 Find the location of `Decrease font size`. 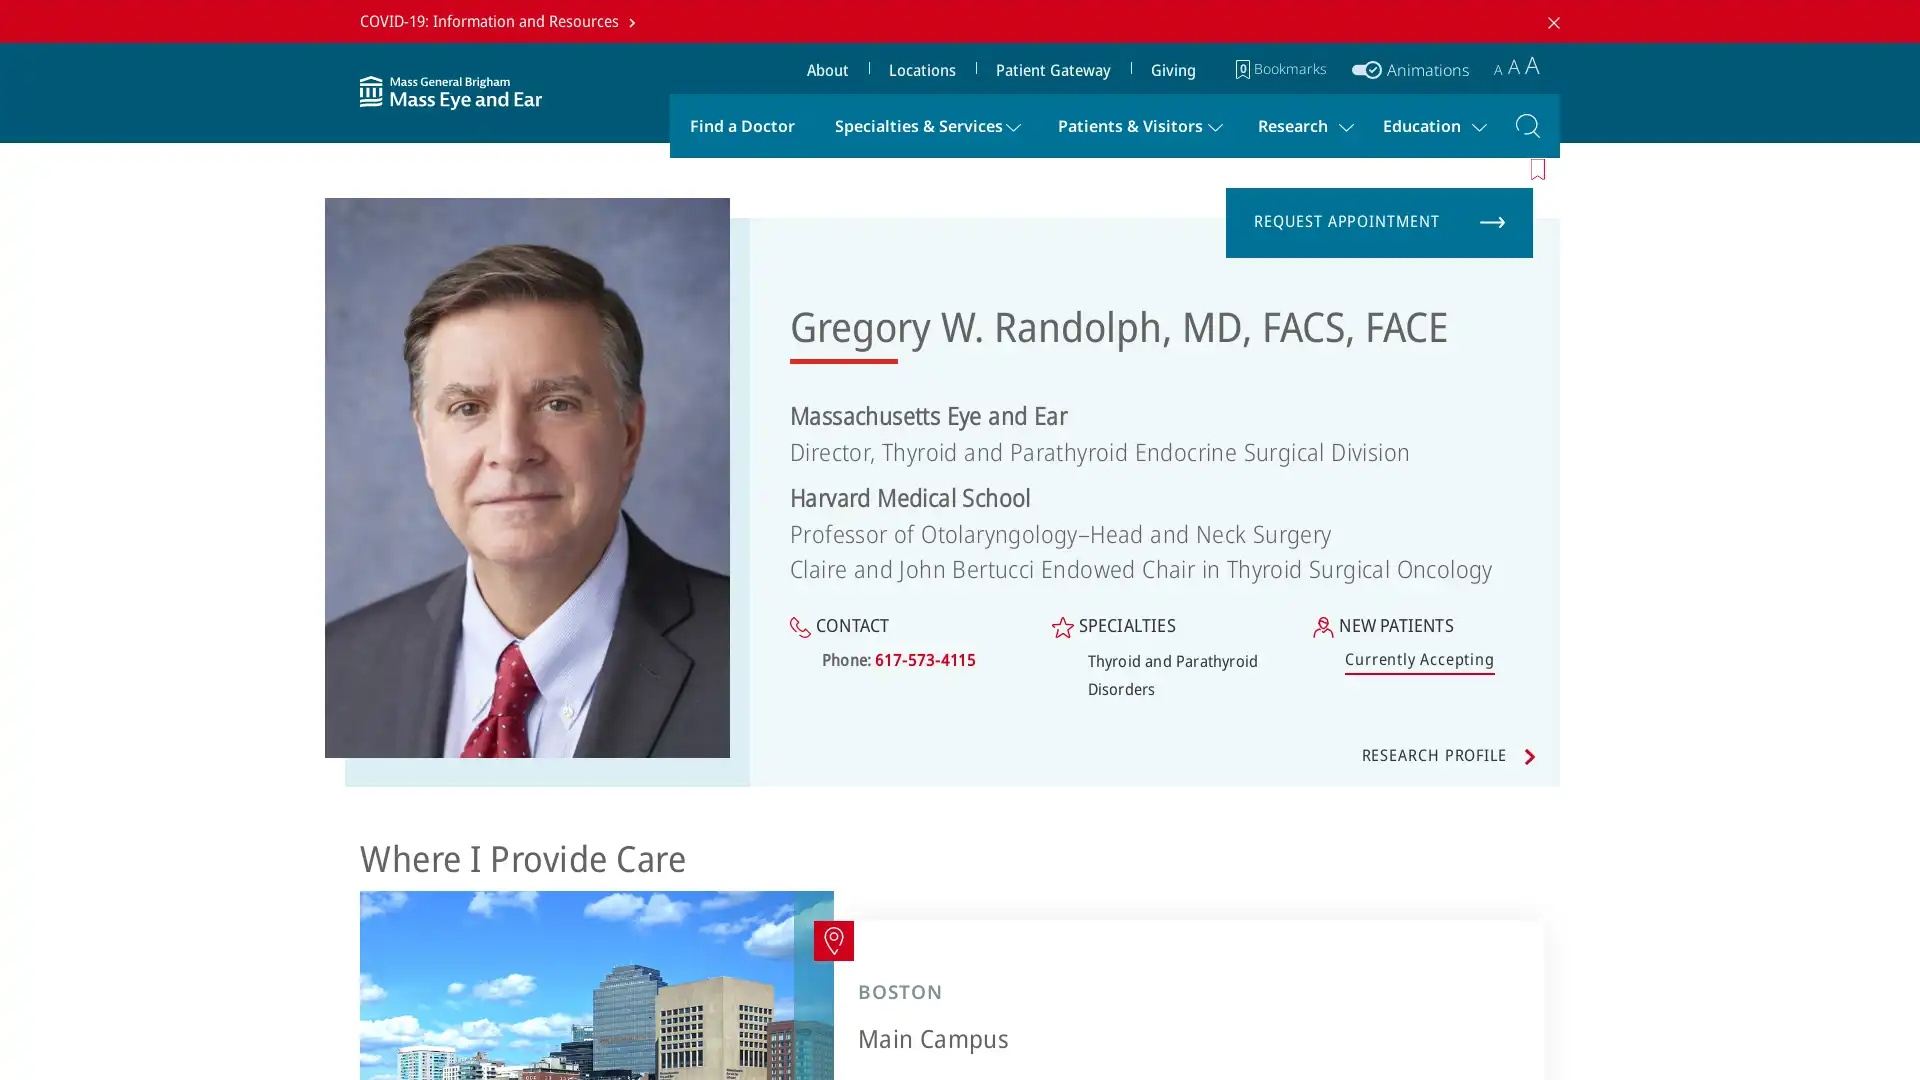

Decrease font size is located at coordinates (1498, 68).